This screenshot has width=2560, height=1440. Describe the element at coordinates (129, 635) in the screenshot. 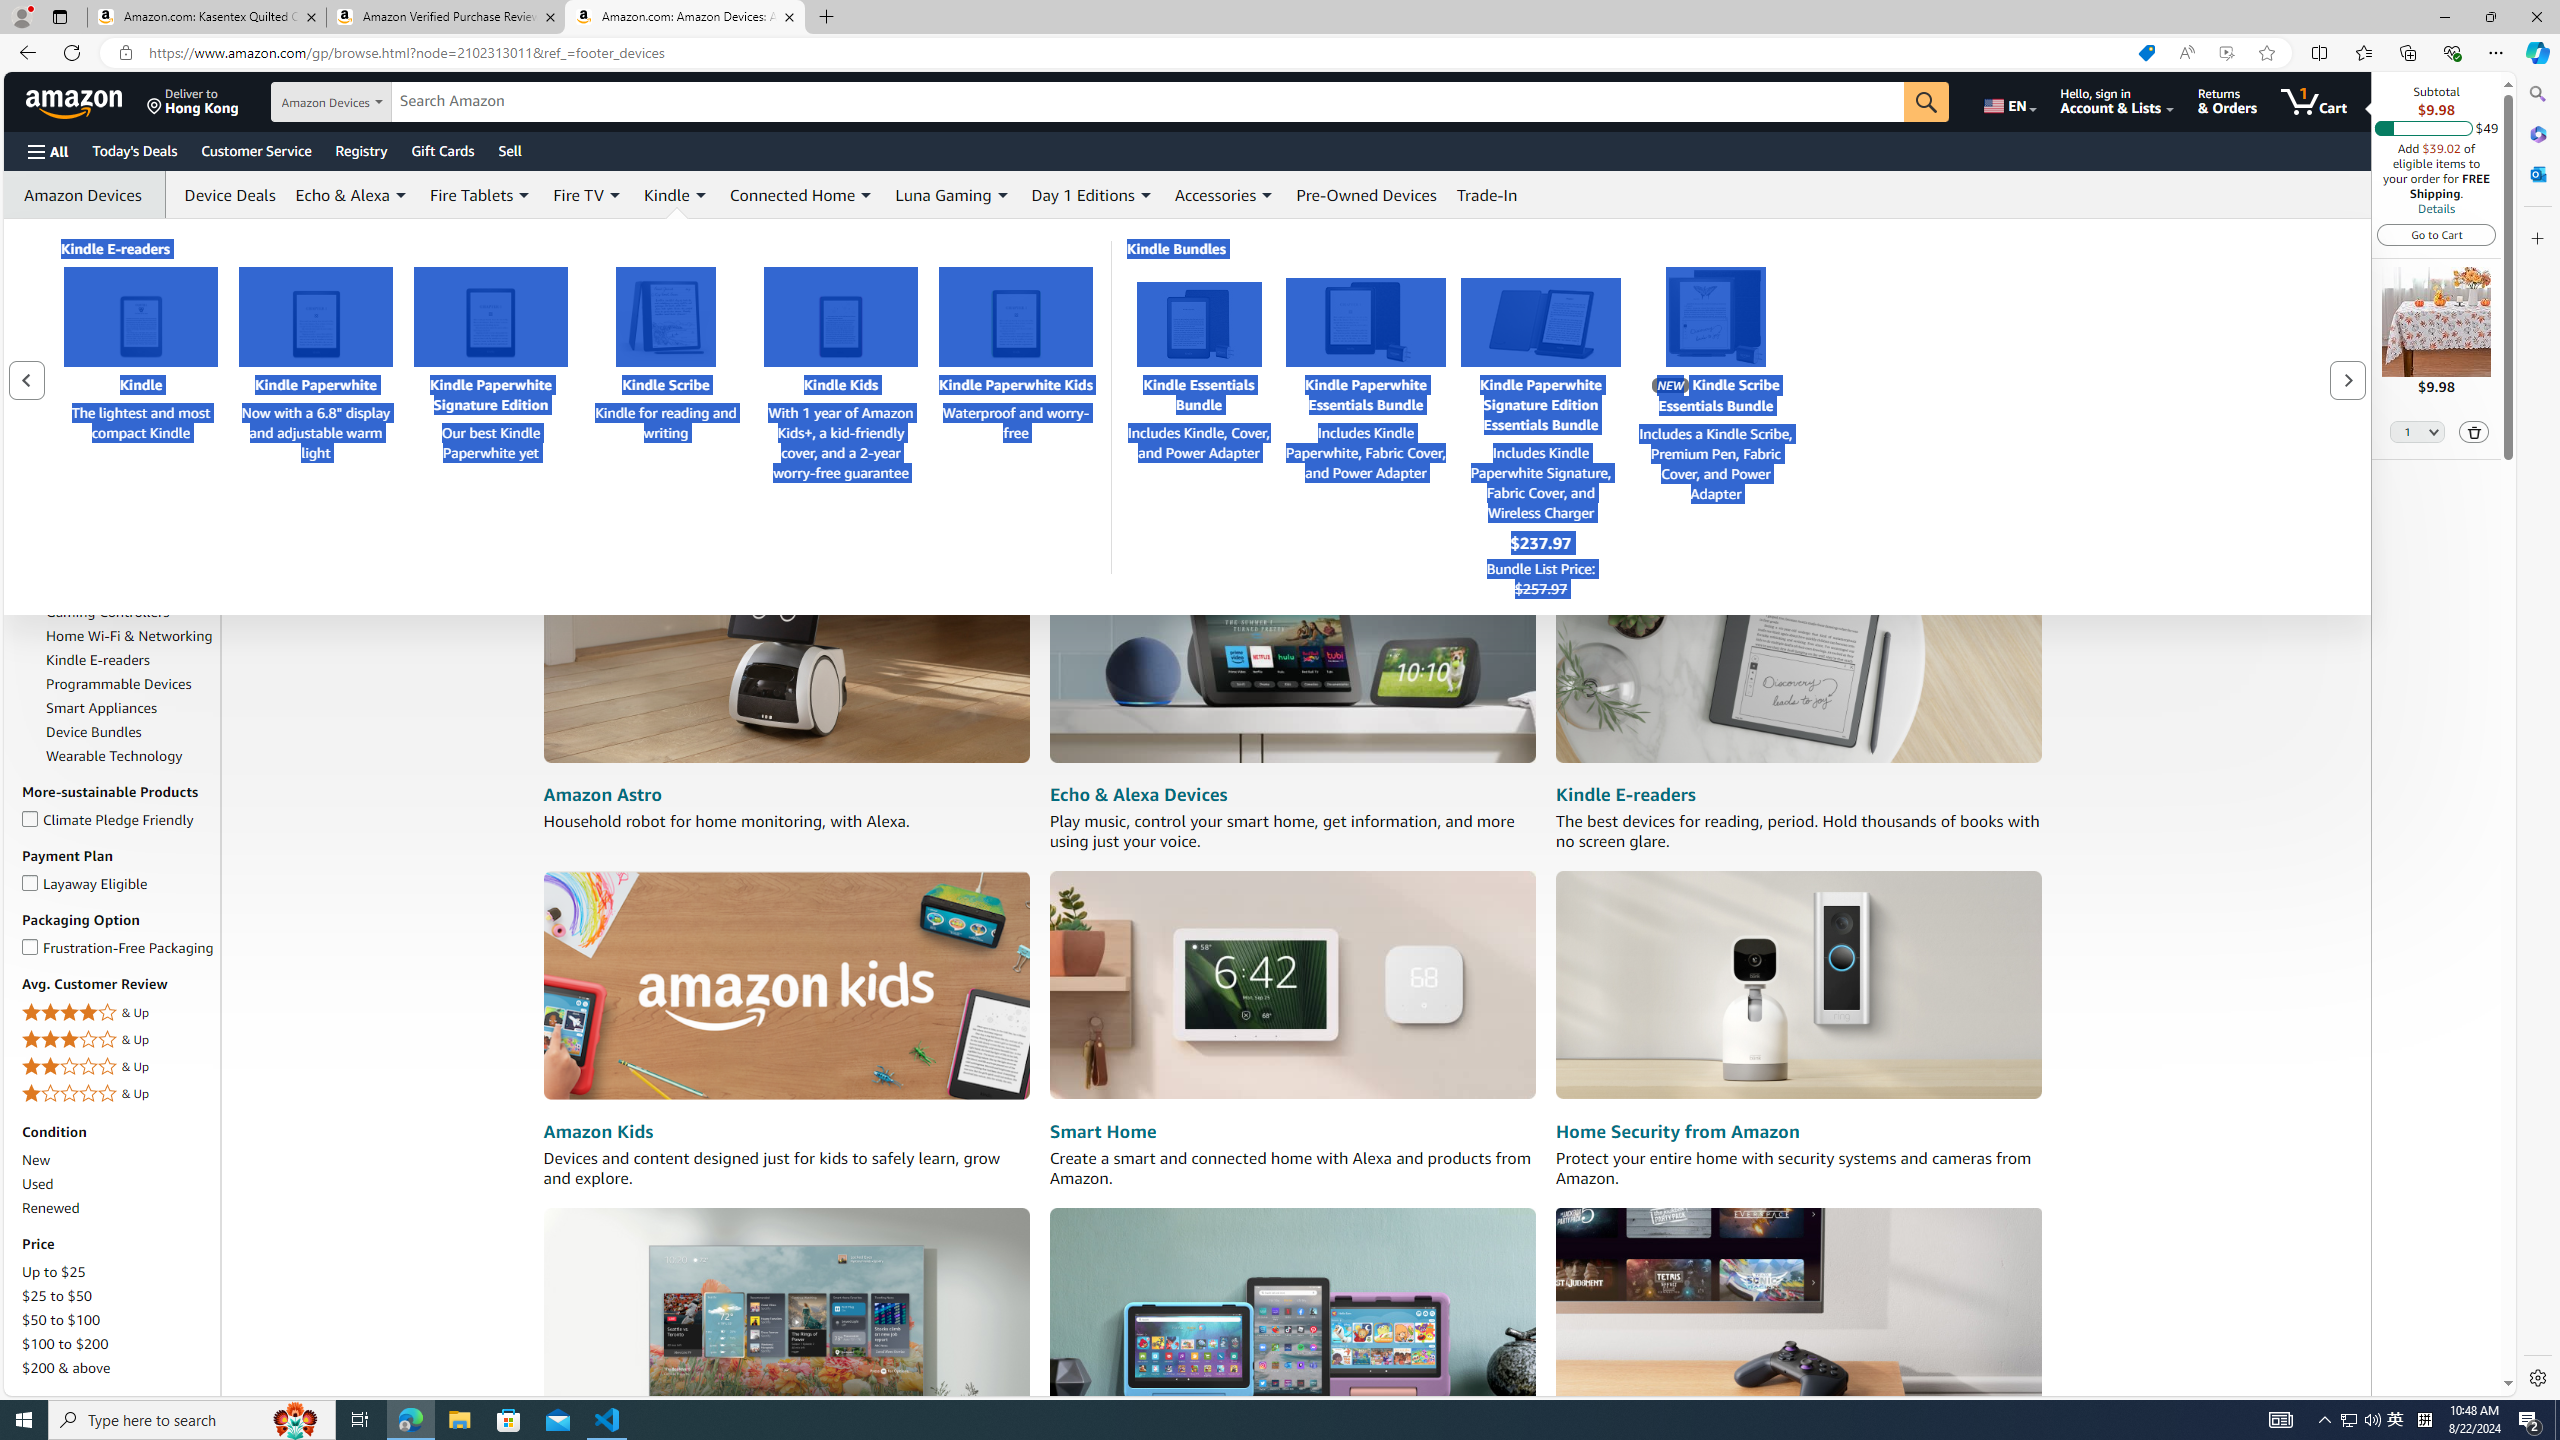

I see `'Home Wi-Fi & Networking'` at that location.